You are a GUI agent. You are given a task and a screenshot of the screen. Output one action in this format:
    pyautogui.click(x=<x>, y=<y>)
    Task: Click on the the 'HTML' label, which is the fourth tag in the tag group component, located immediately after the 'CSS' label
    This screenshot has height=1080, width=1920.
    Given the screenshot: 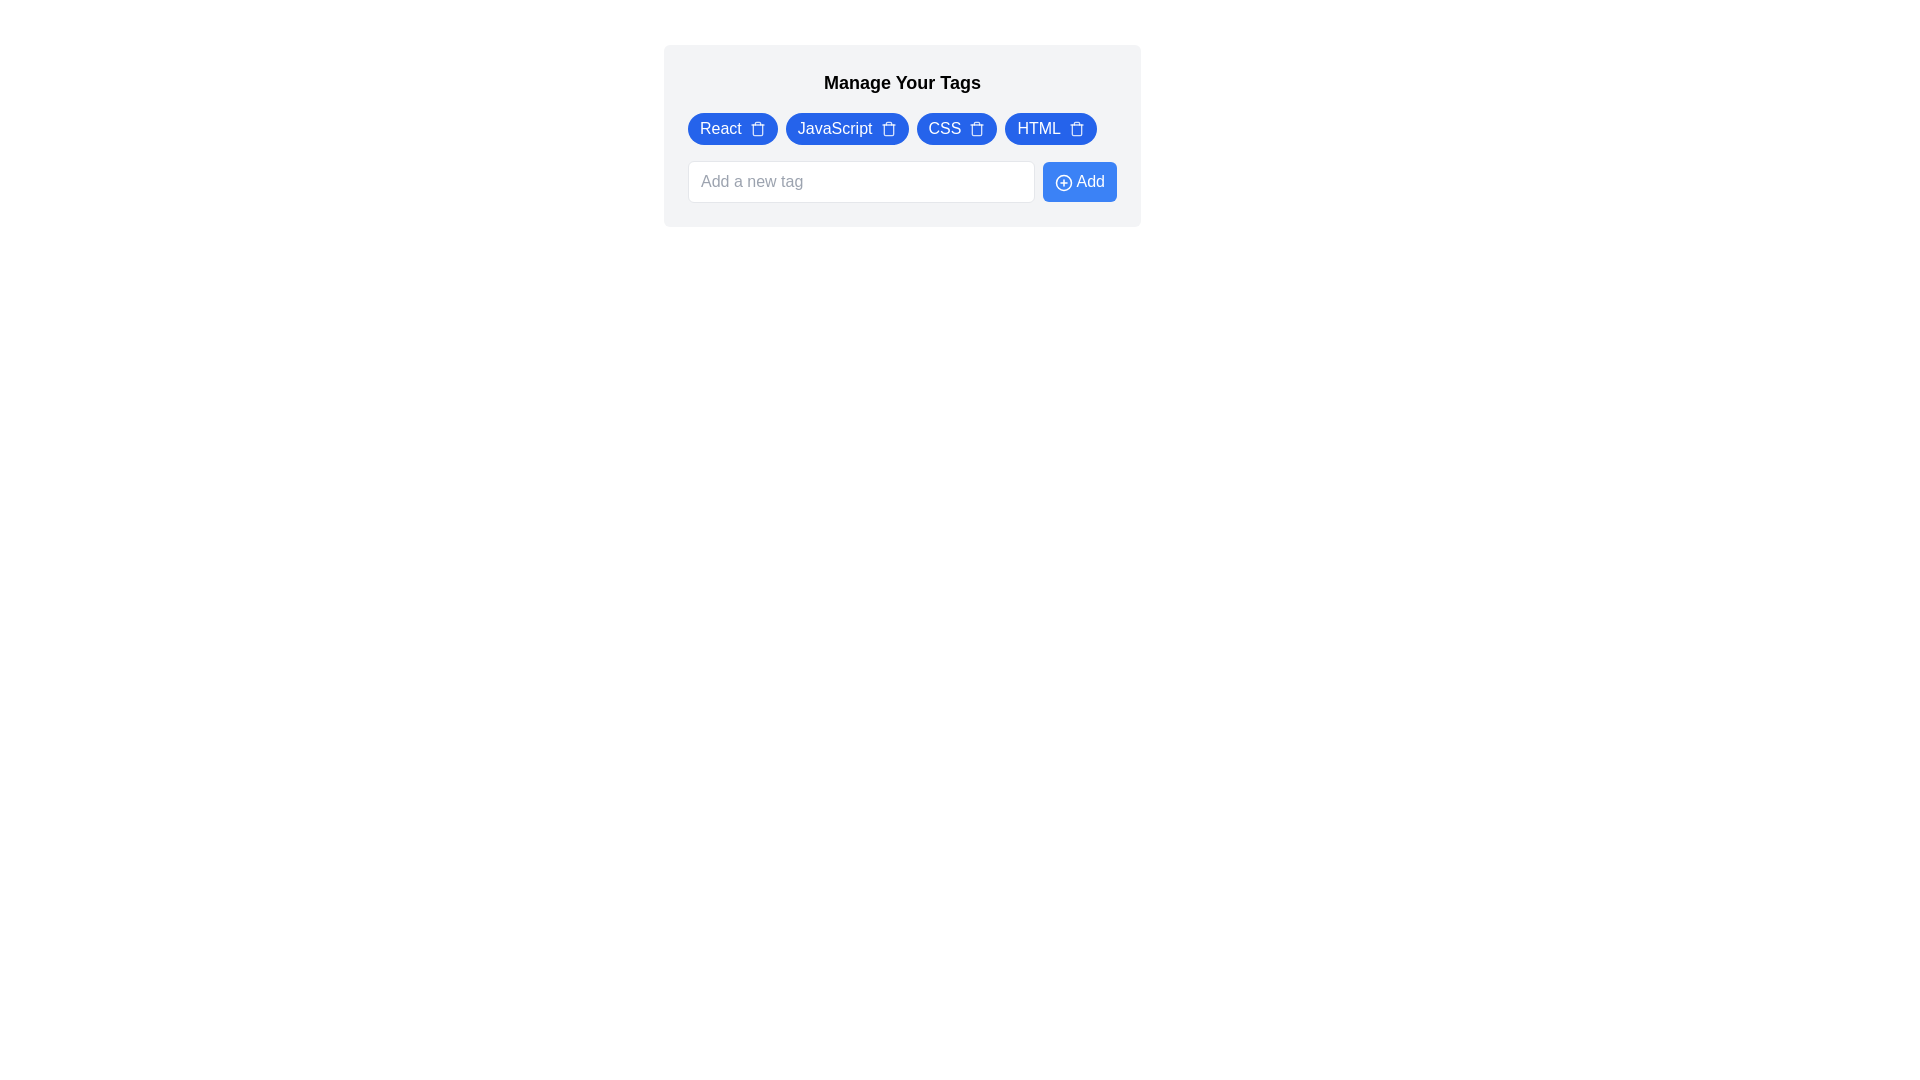 What is the action you would take?
    pyautogui.click(x=1039, y=128)
    